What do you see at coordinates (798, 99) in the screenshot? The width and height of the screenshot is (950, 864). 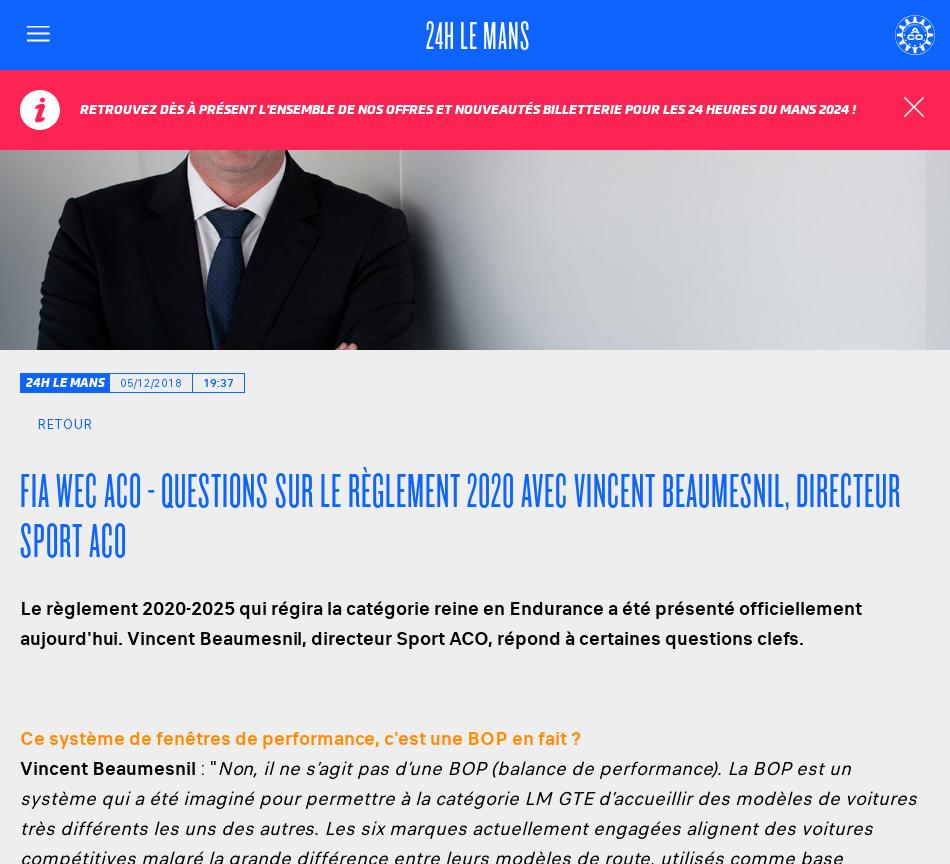 I see `'MON COMPTE ACO'` at bounding box center [798, 99].